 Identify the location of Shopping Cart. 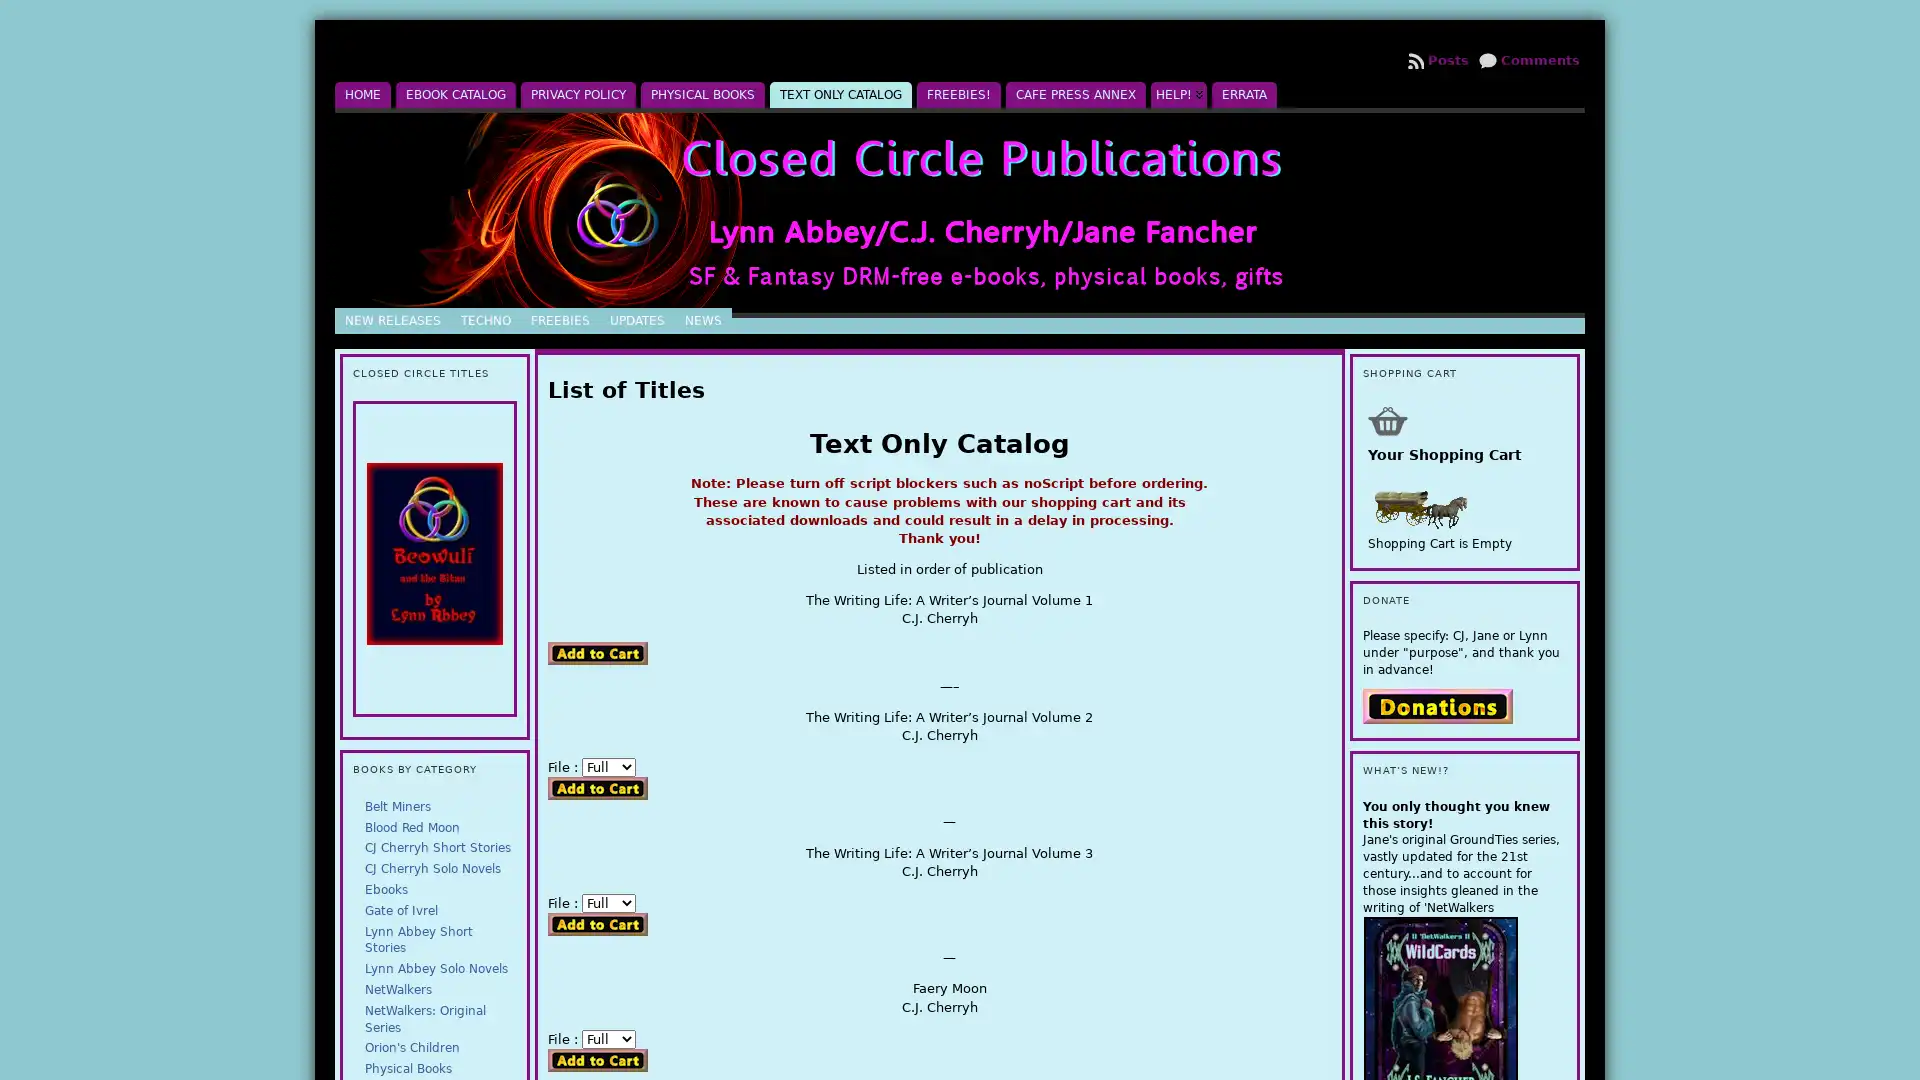
(1386, 419).